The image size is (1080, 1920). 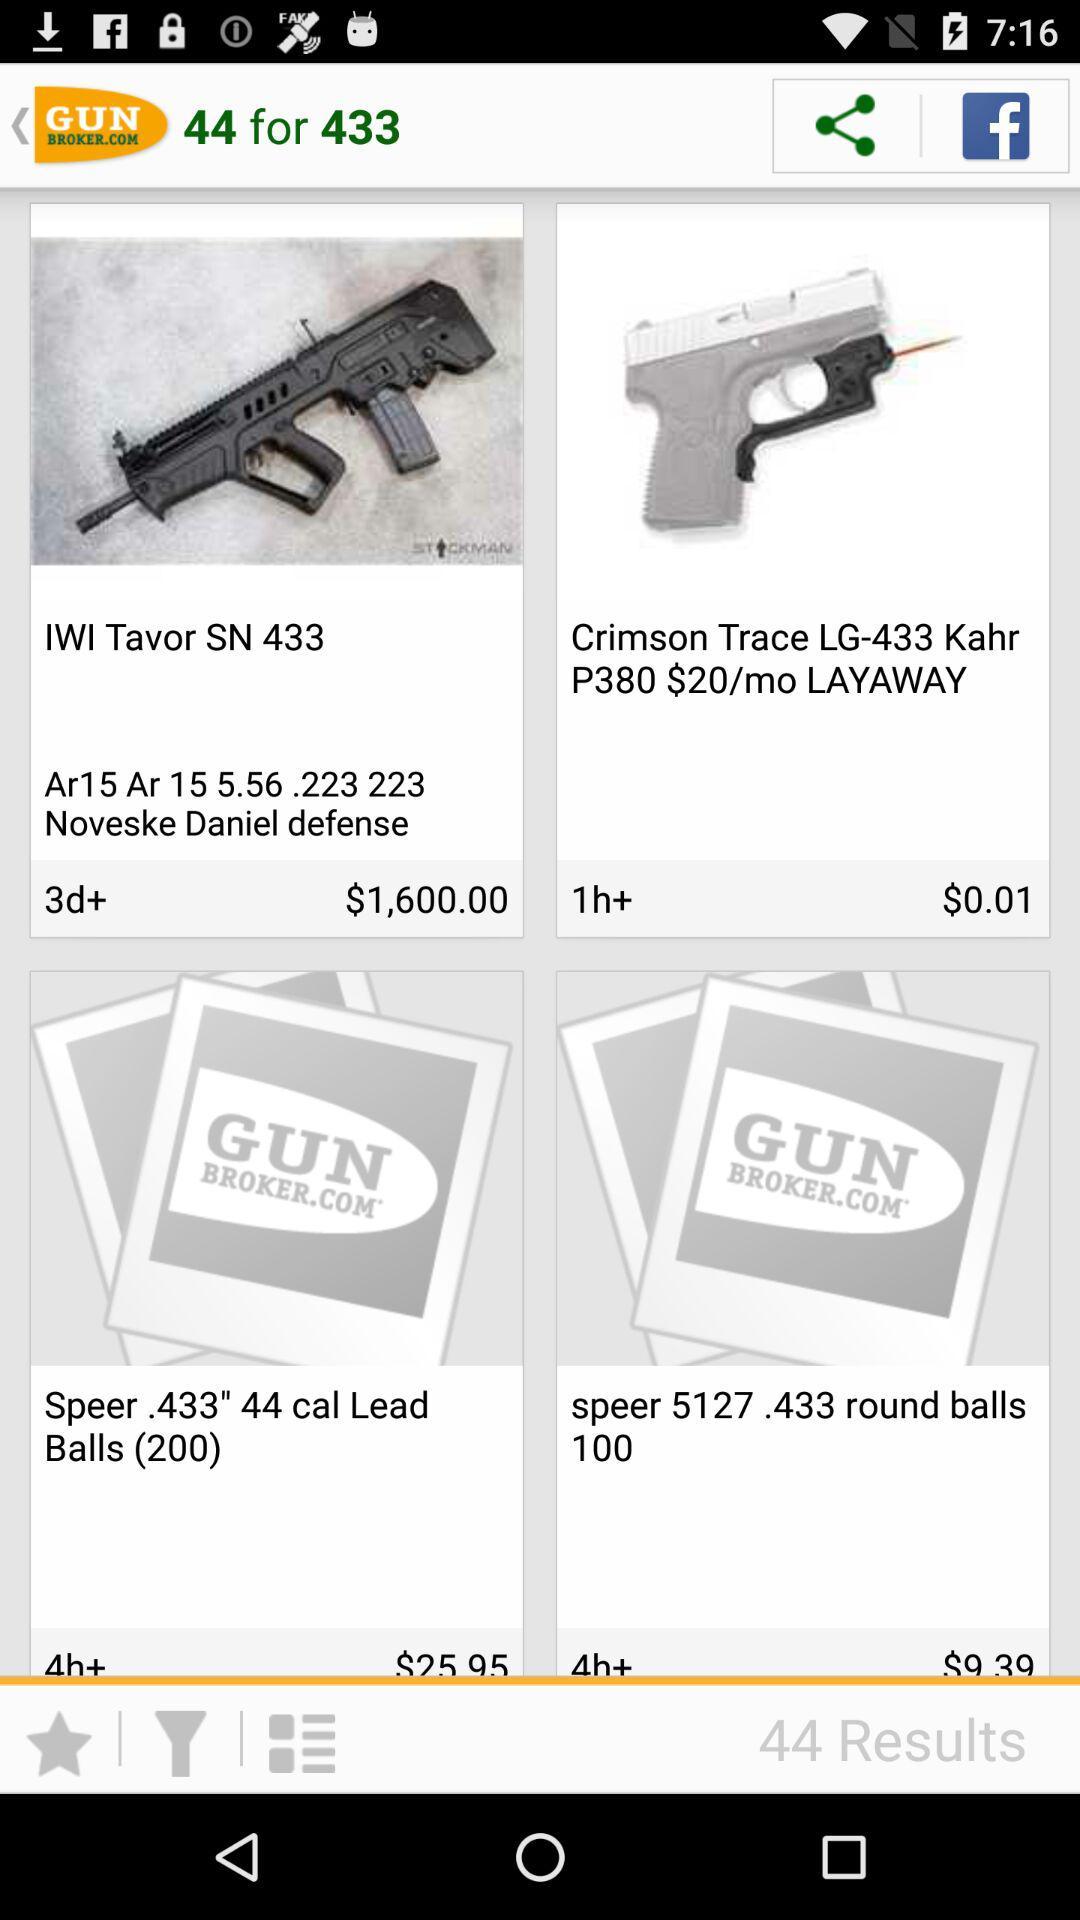 I want to click on the filter icon, so click(x=180, y=1860).